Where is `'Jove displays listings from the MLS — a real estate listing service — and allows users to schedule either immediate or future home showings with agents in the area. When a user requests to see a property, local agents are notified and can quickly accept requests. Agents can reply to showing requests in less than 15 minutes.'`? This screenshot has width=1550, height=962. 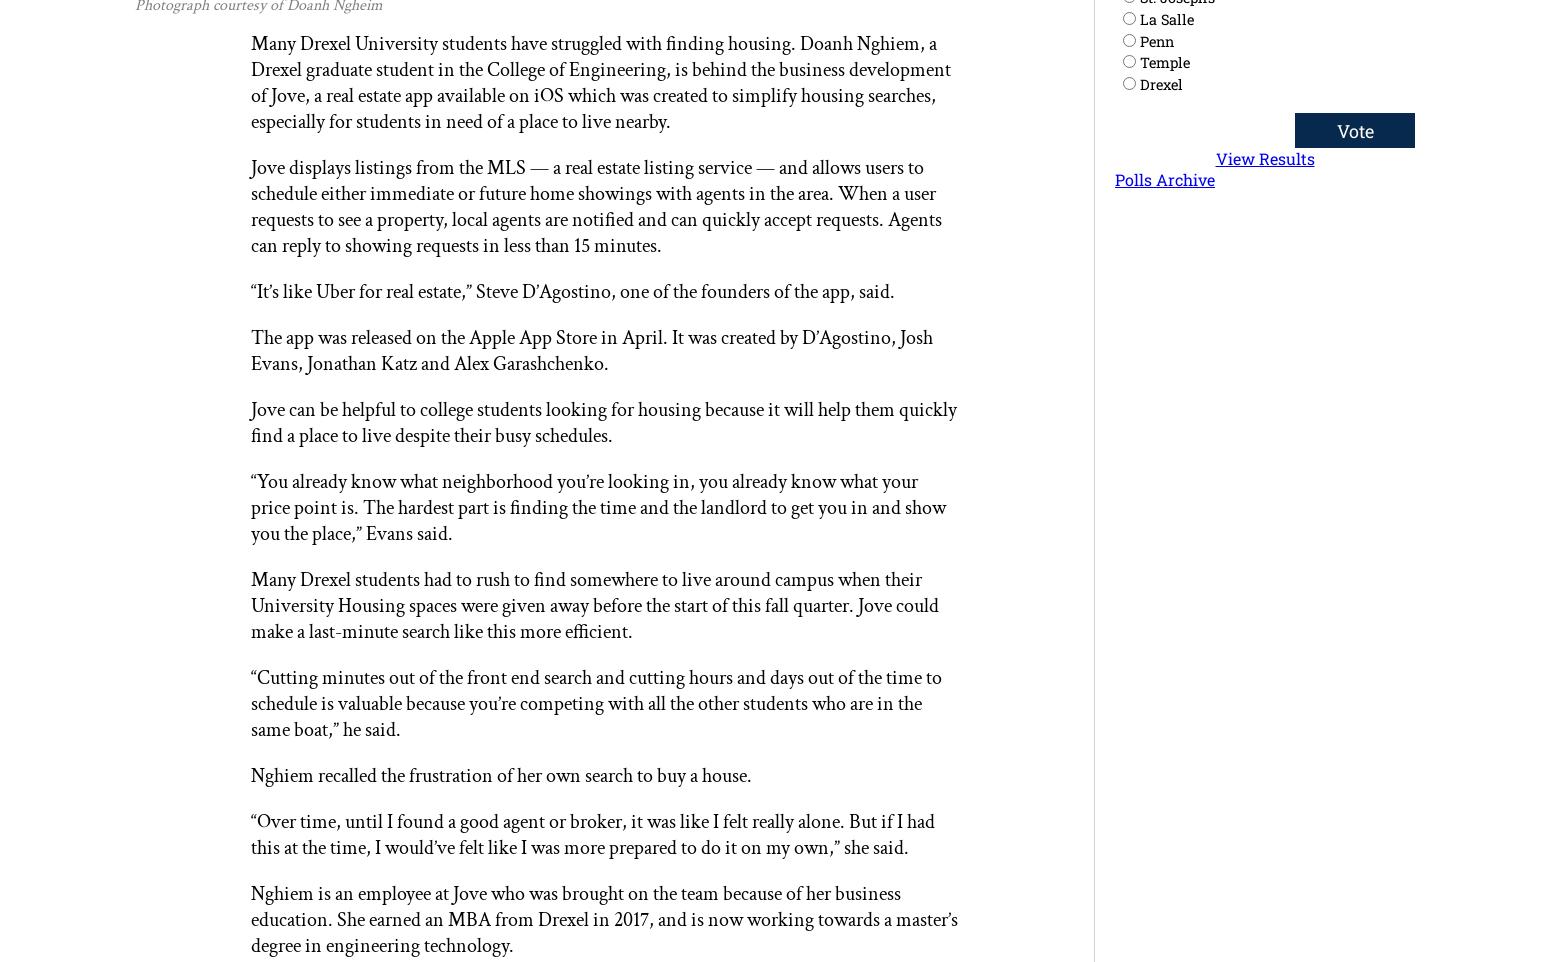
'Jove displays listings from the MLS — a real estate listing service — and allows users to schedule either immediate or future home showings with agents in the area. When a user requests to see a property, local agents are notified and can quickly accept requests. Agents can reply to showing requests in less than 15 minutes.' is located at coordinates (250, 206).